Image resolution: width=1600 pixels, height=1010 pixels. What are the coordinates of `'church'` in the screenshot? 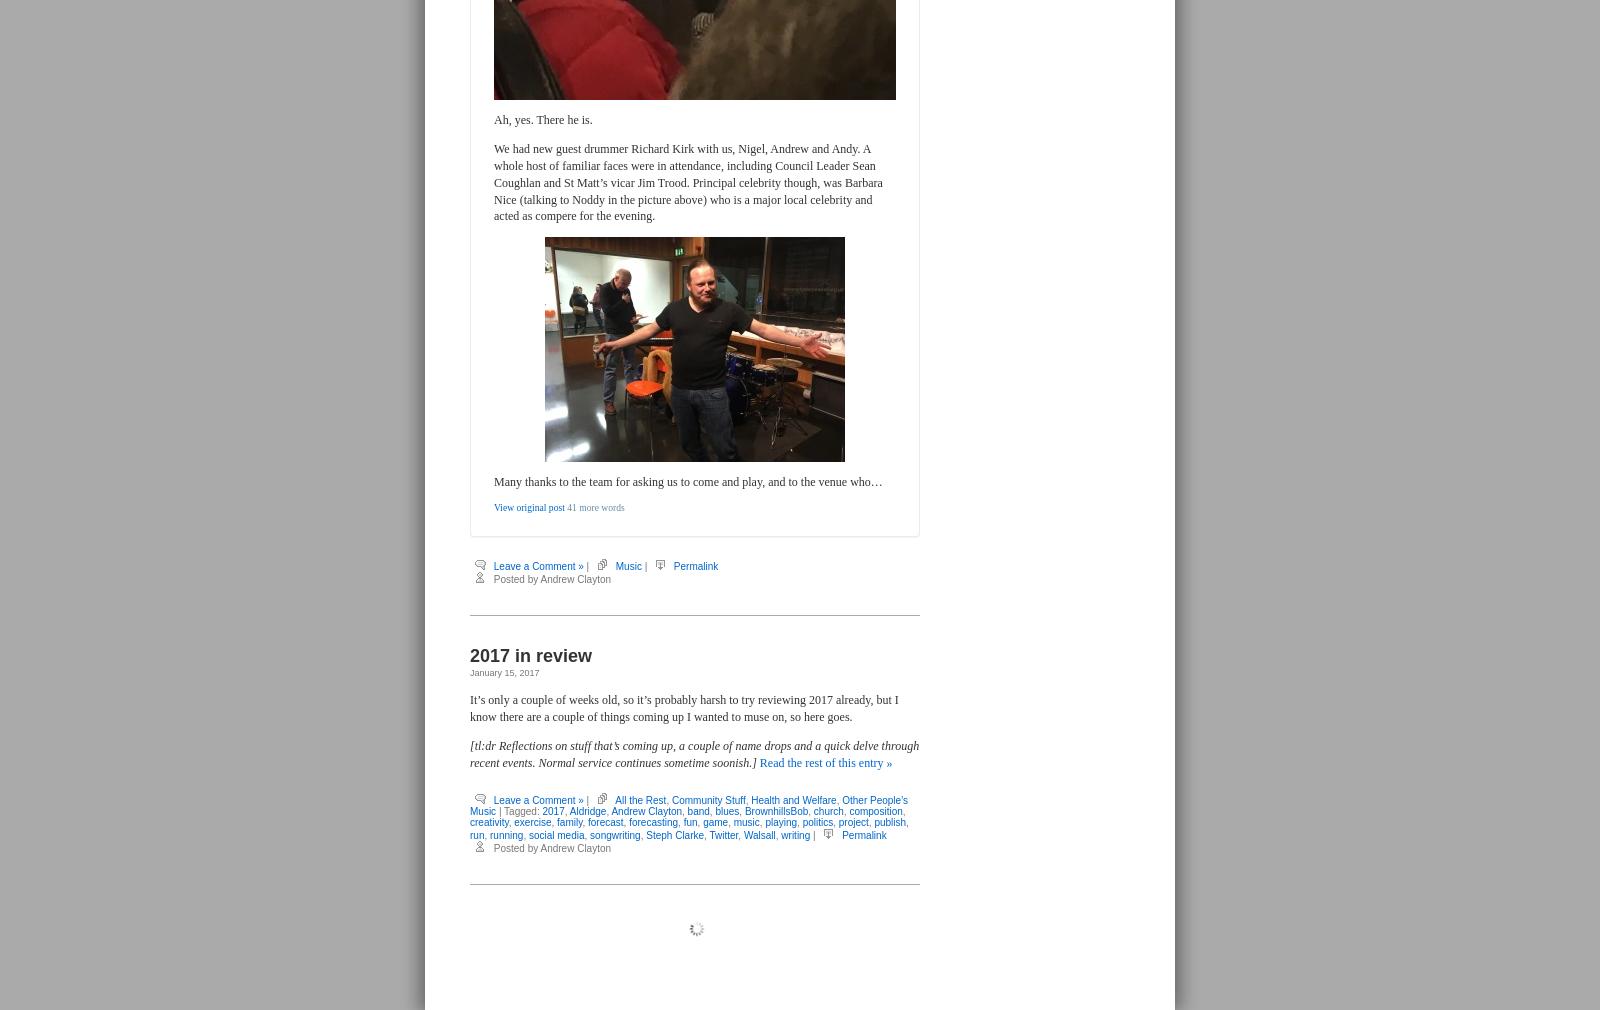 It's located at (826, 811).